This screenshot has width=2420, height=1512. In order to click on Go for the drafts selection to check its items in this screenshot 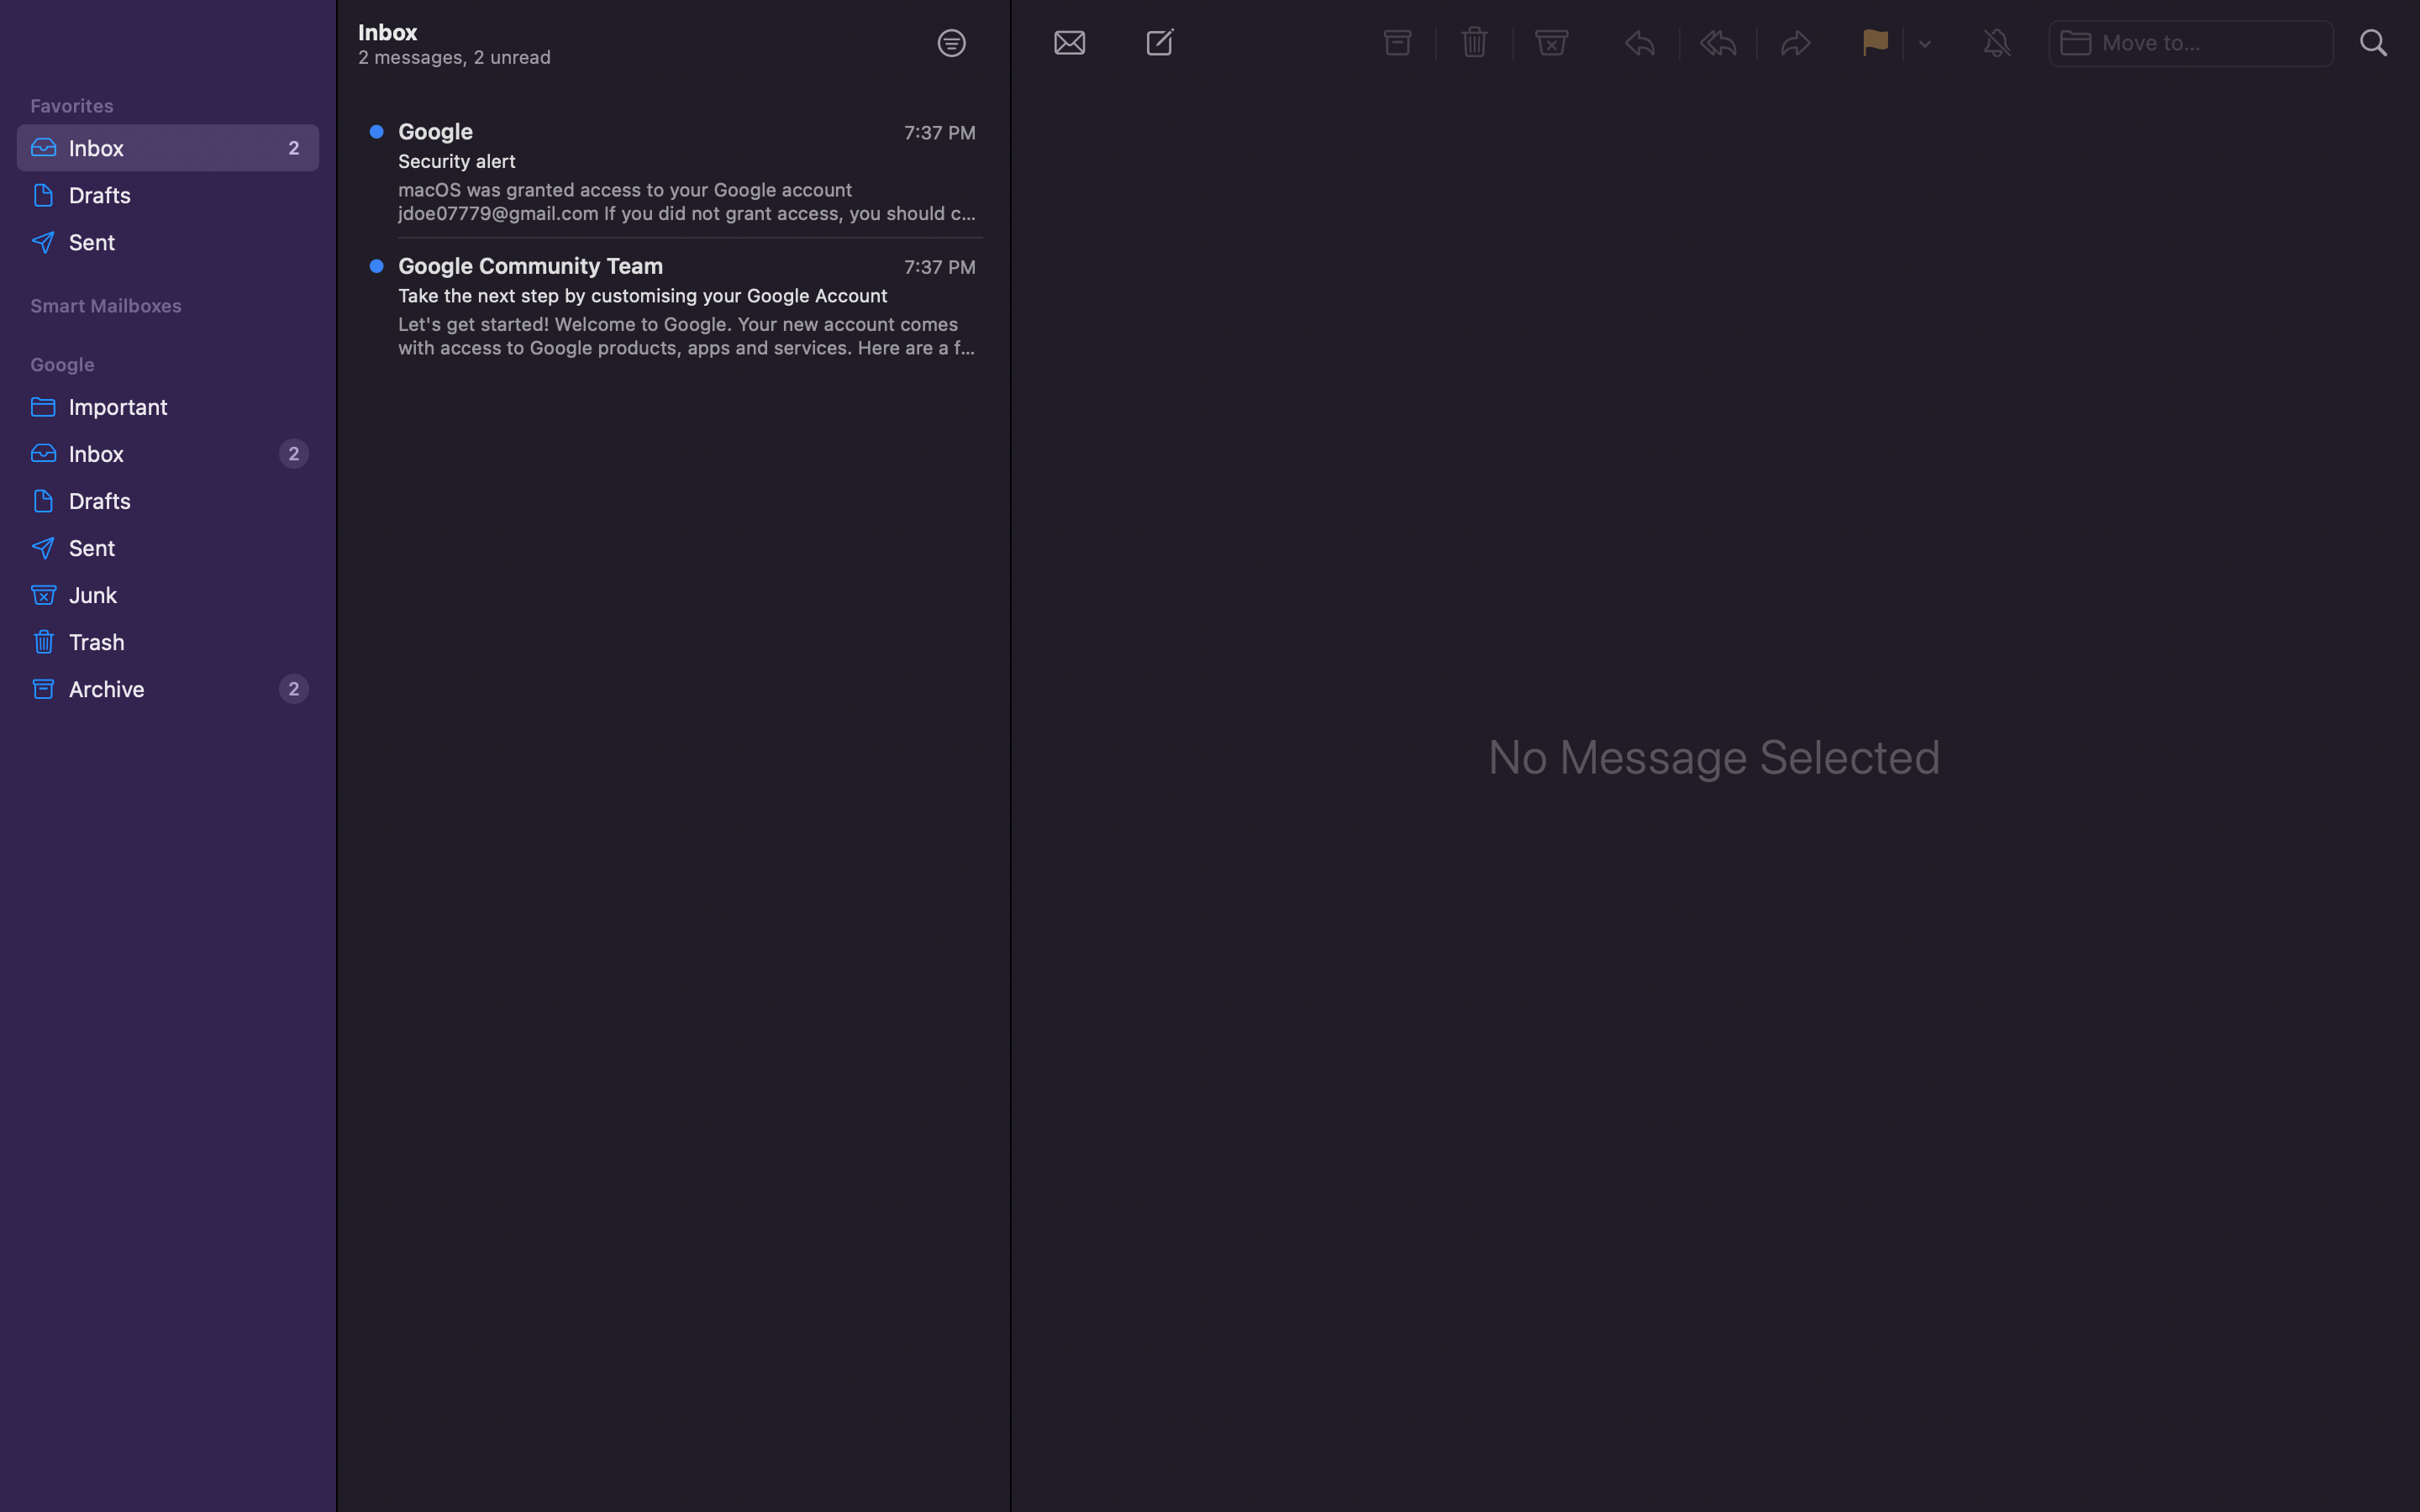, I will do `click(164, 499)`.